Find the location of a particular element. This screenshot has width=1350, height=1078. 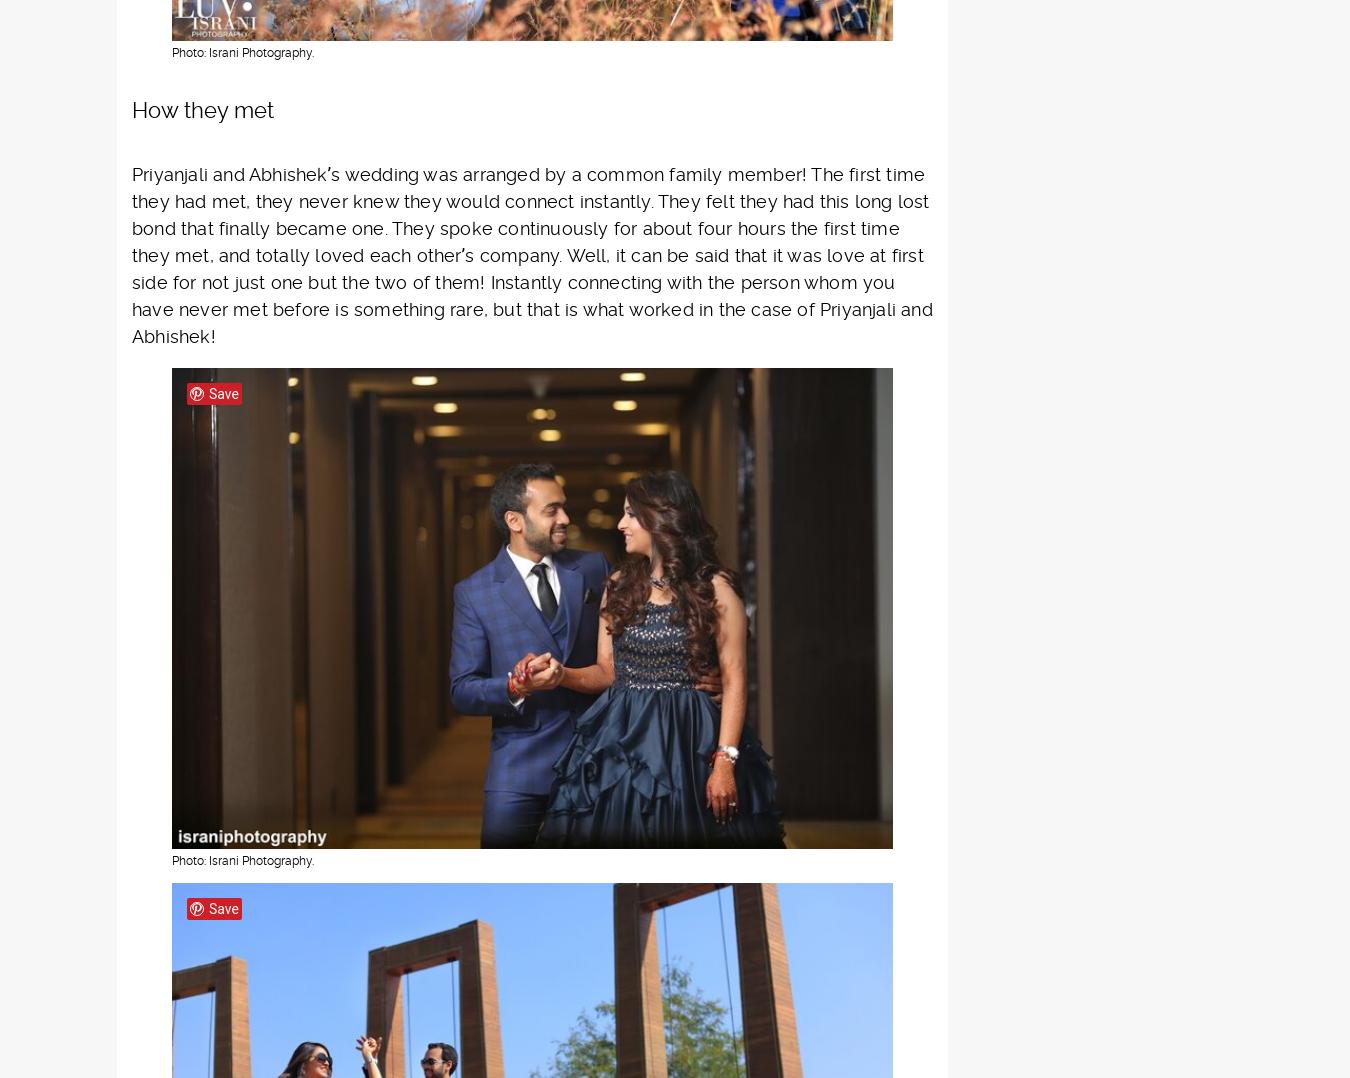

'The beautiful photography is done by' is located at coordinates (294, 629).